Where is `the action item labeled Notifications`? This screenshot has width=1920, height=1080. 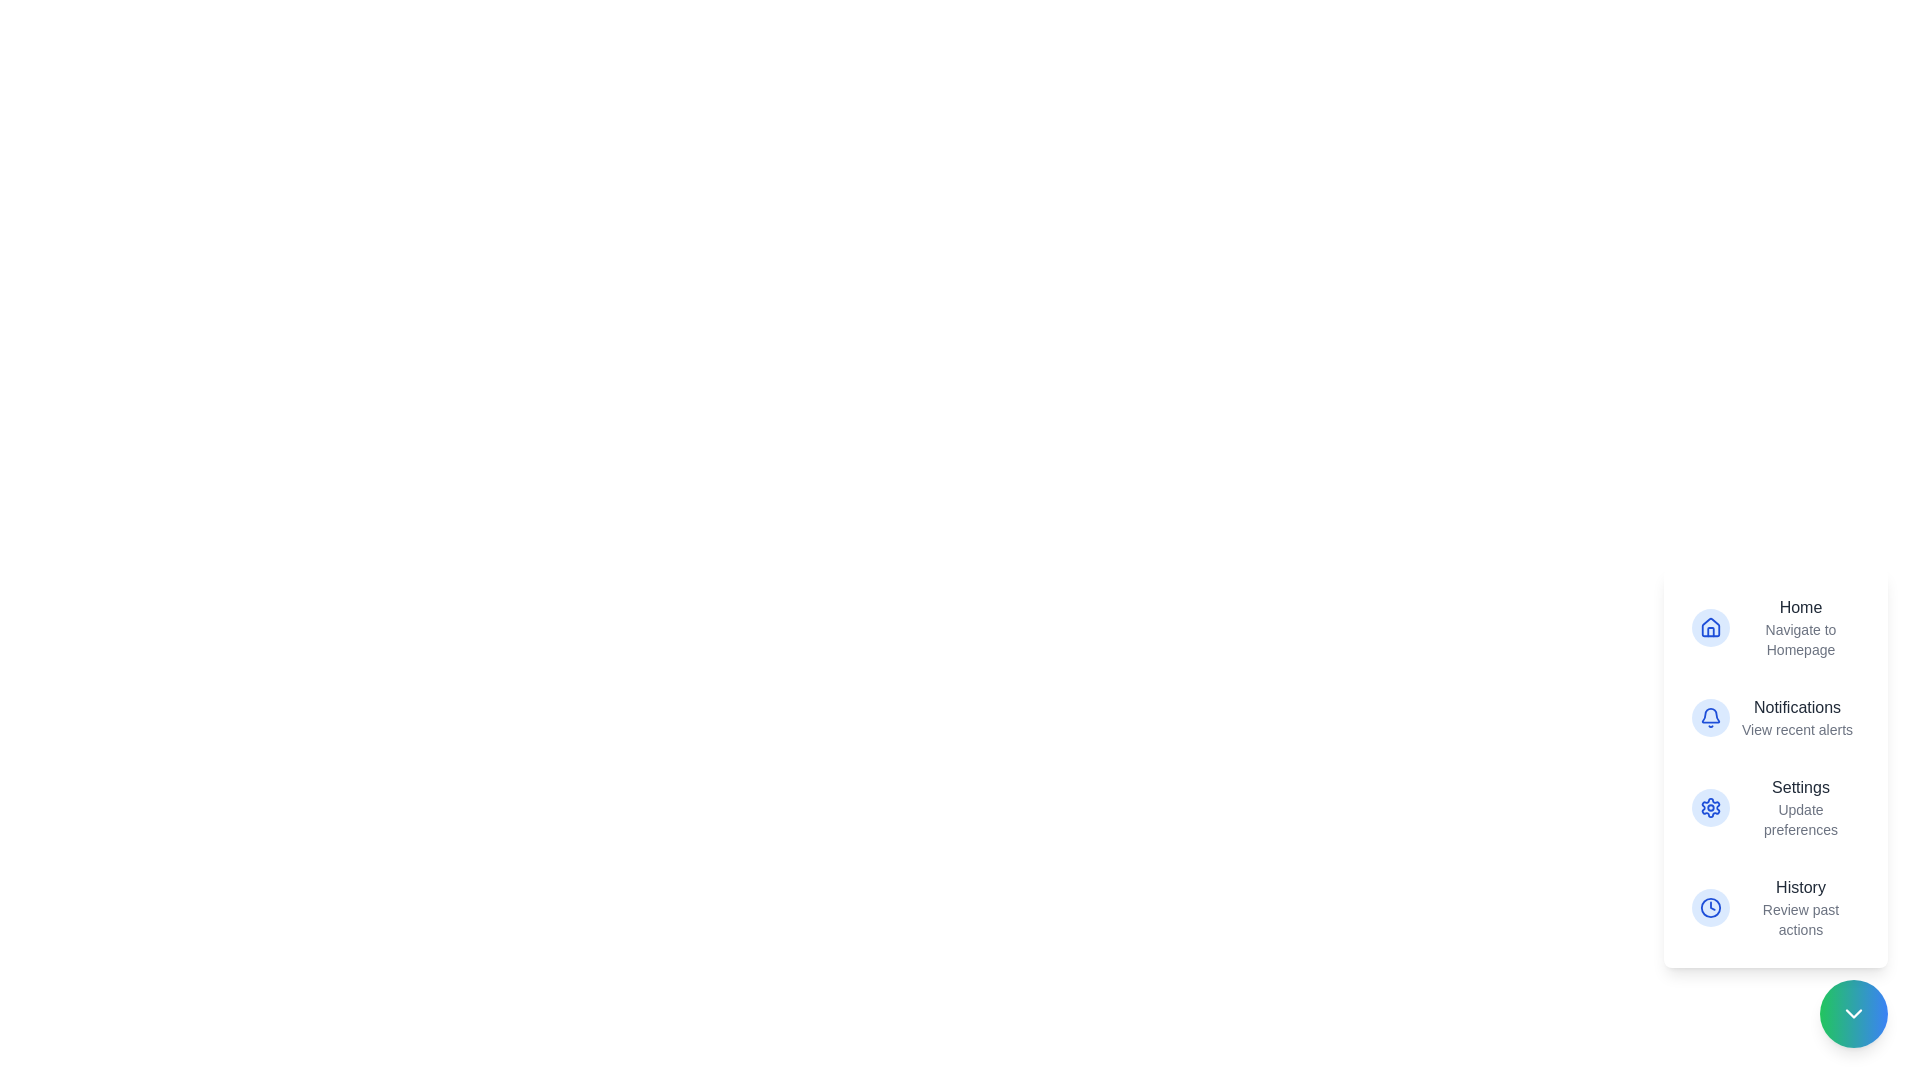 the action item labeled Notifications is located at coordinates (1776, 716).